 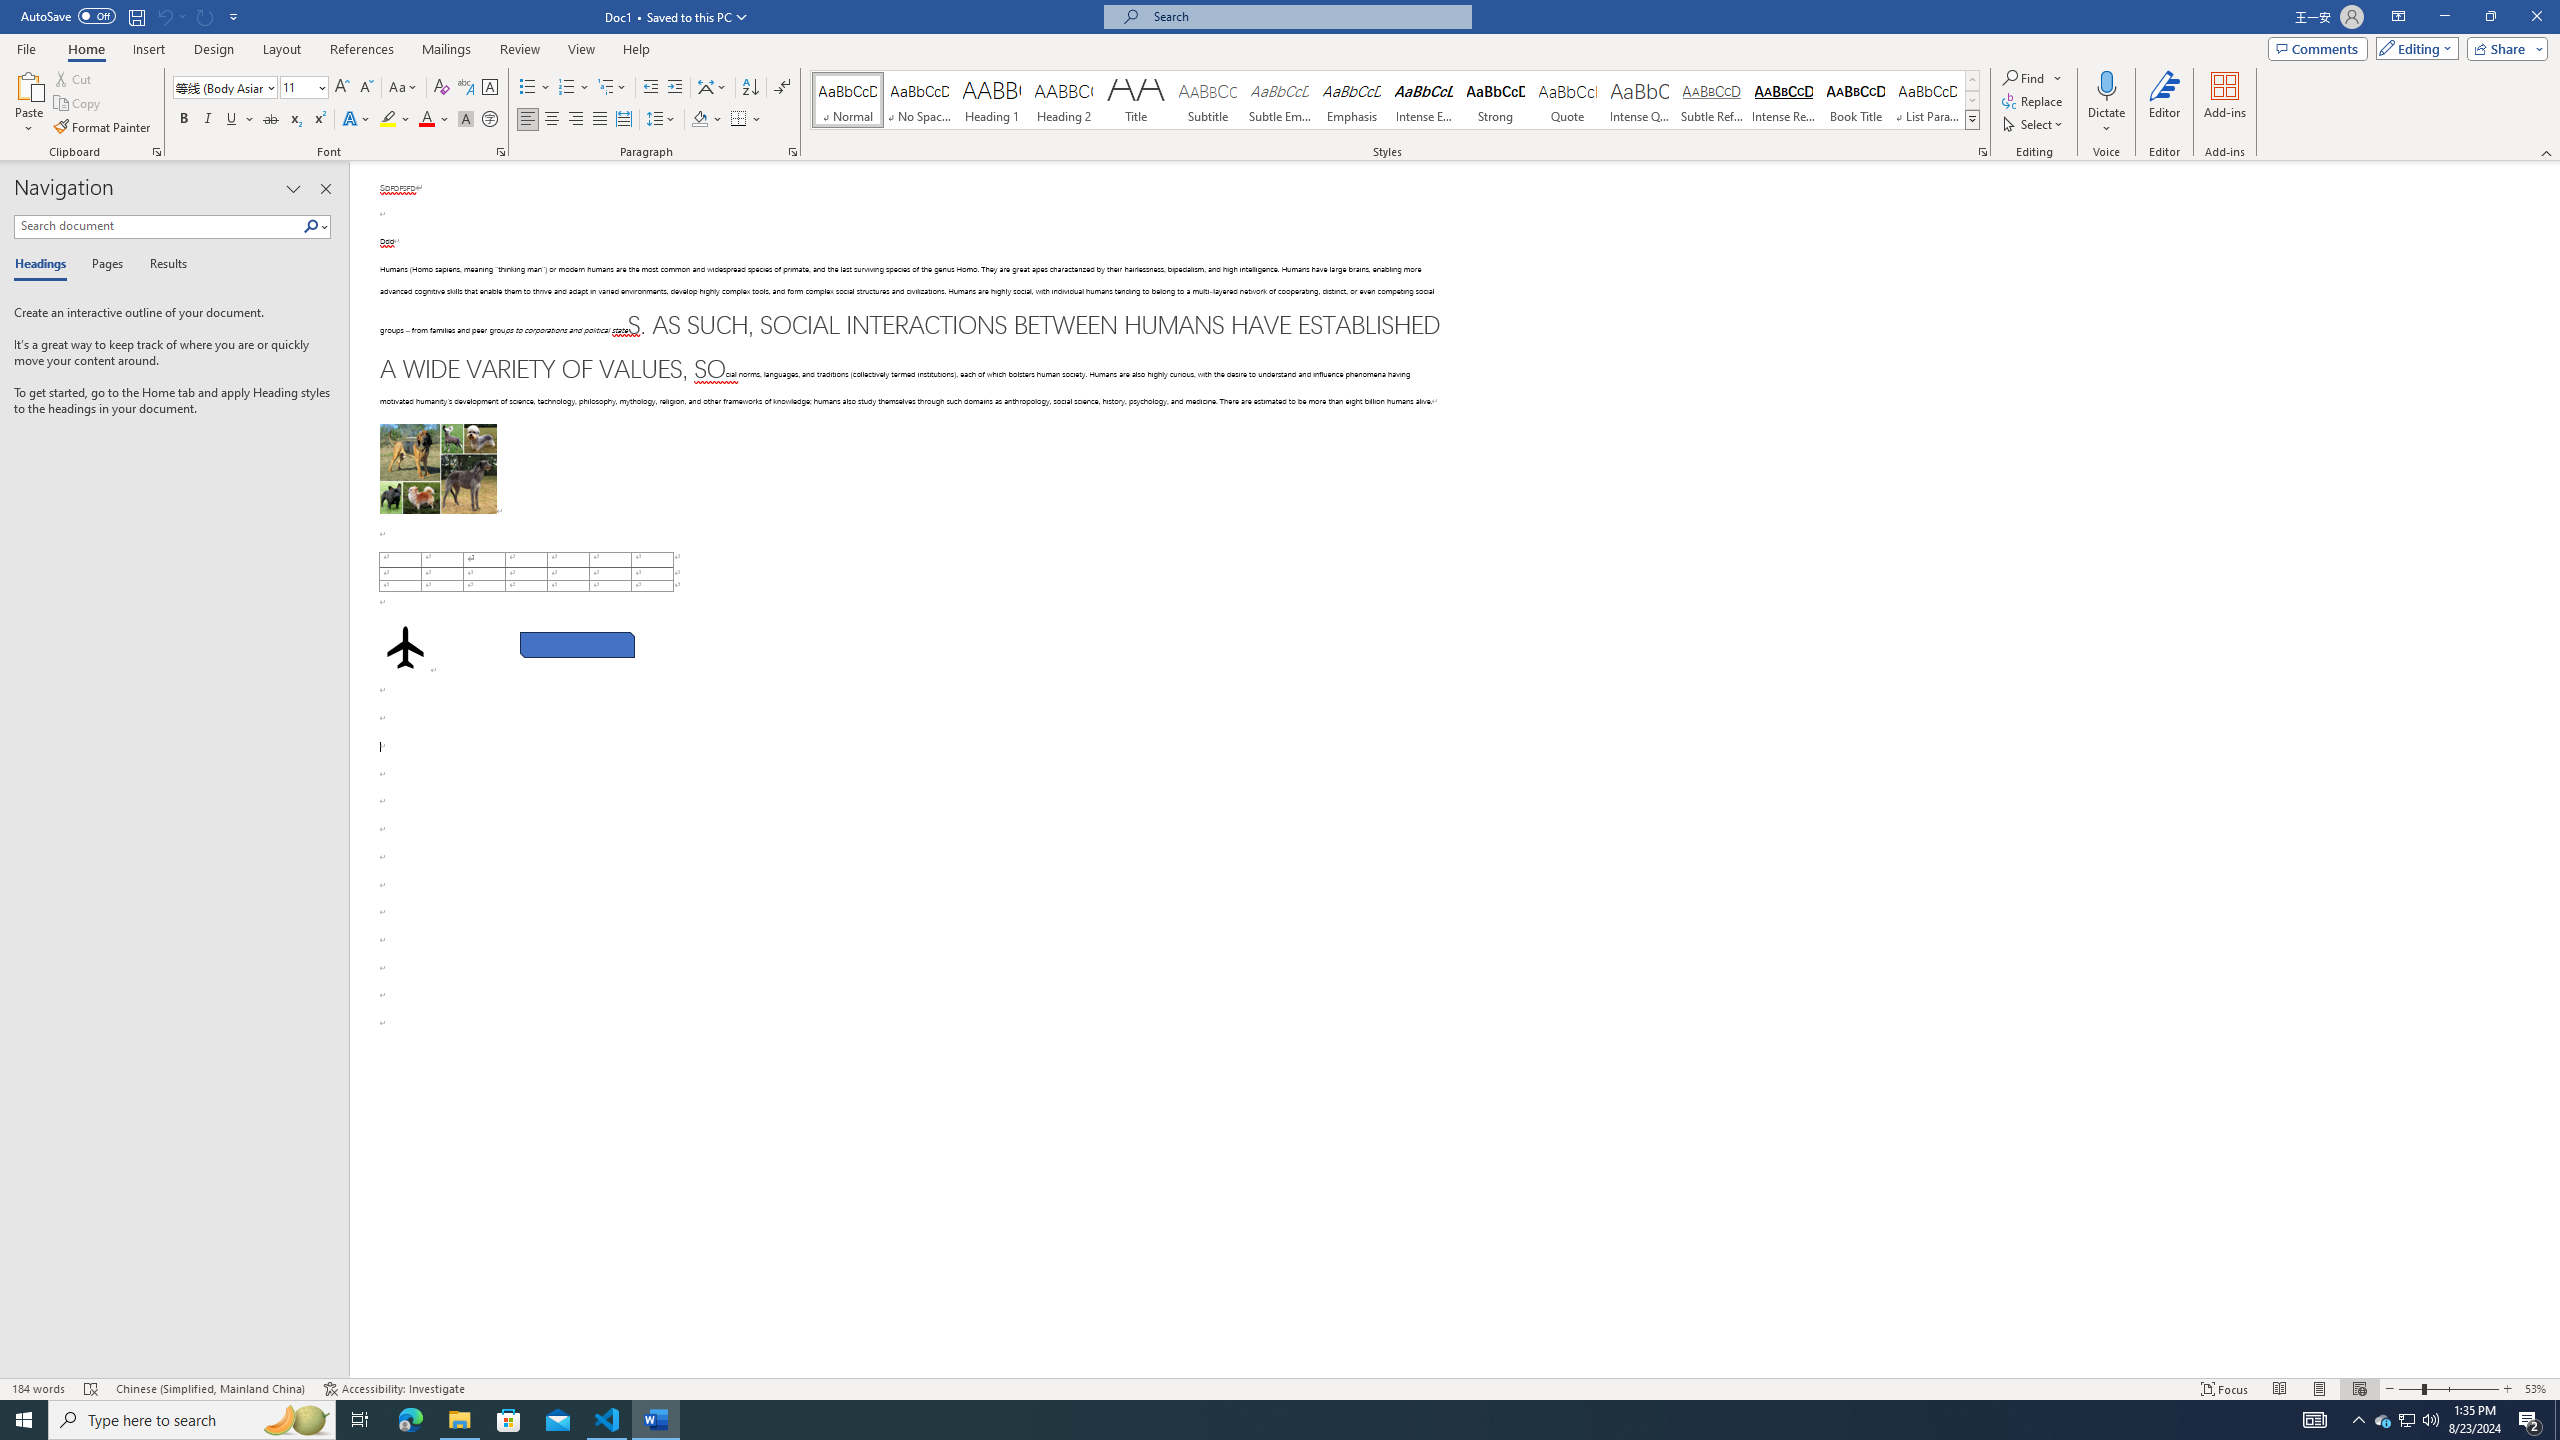 What do you see at coordinates (576, 644) in the screenshot?
I see `'Rectangle: Diagonal Corners Snipped 2'` at bounding box center [576, 644].